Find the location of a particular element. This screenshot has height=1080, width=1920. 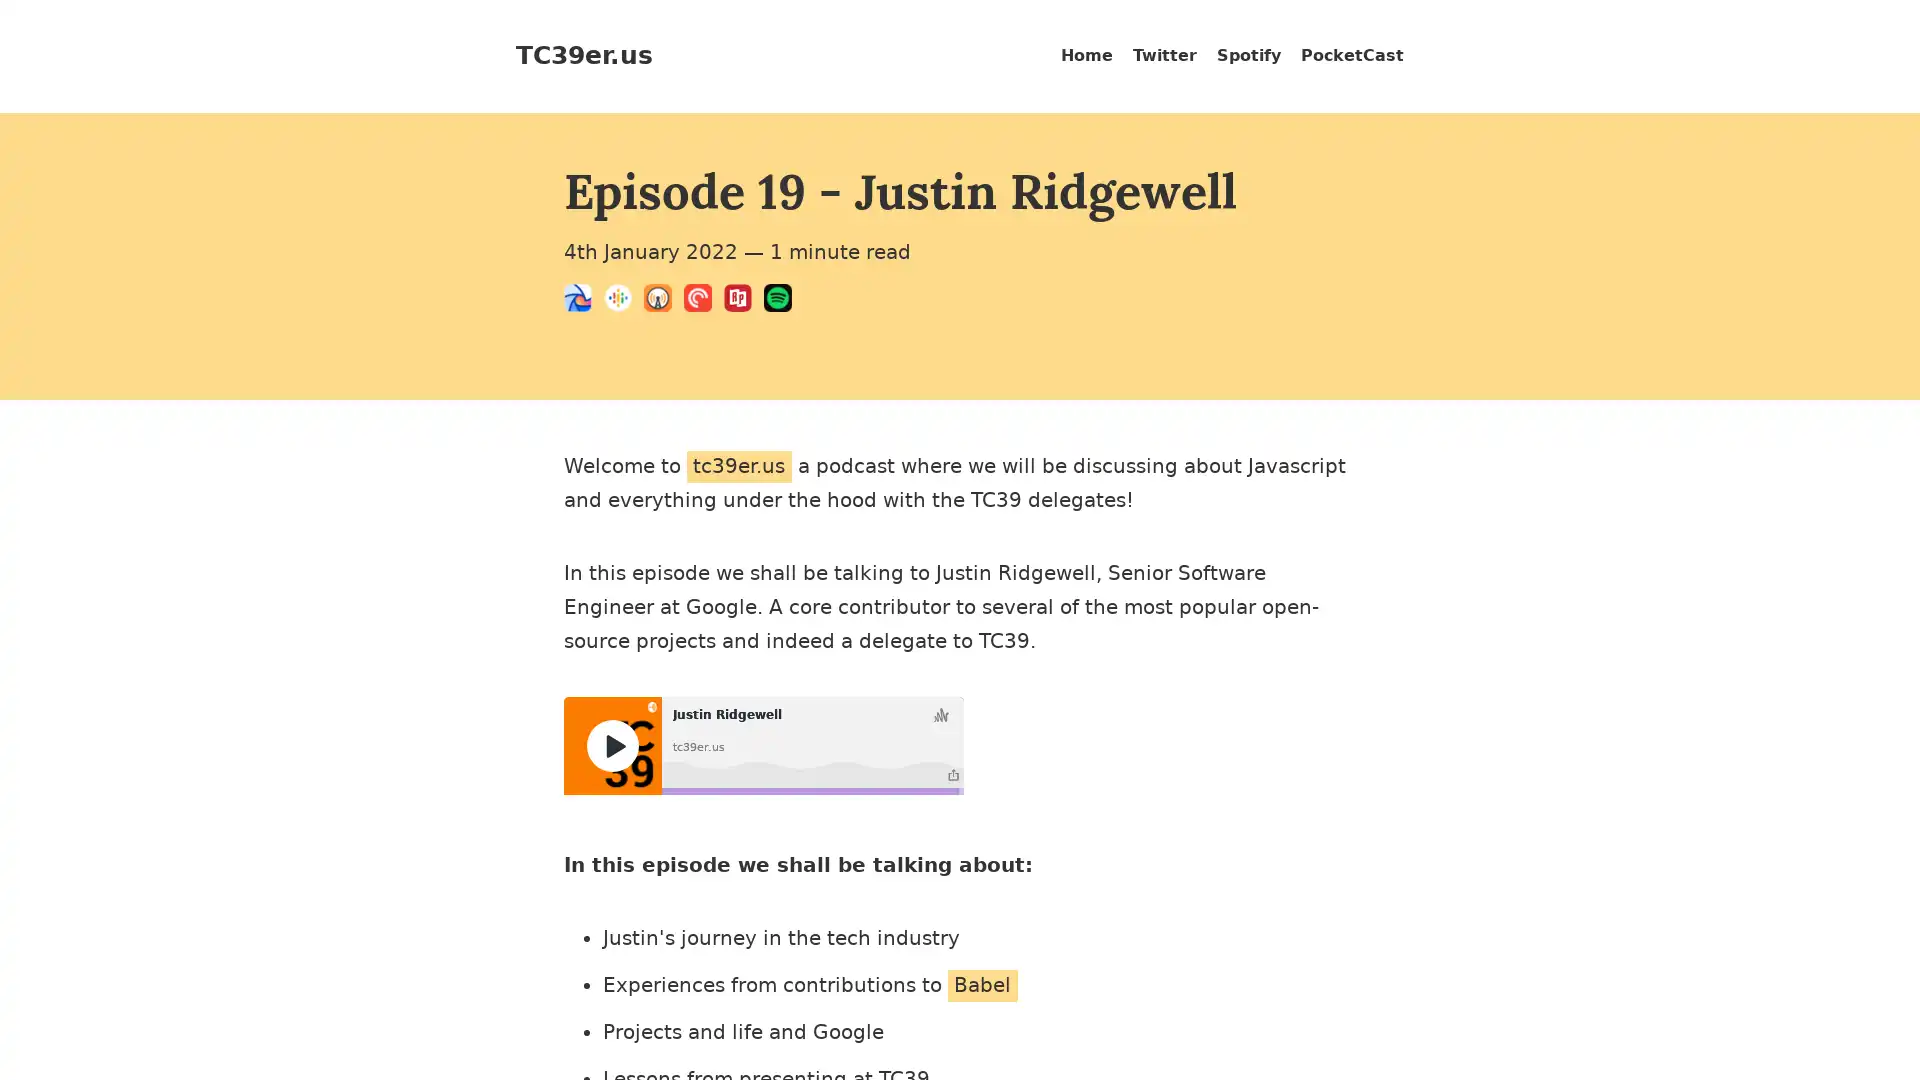

Spotify Logo is located at coordinates (782, 301).